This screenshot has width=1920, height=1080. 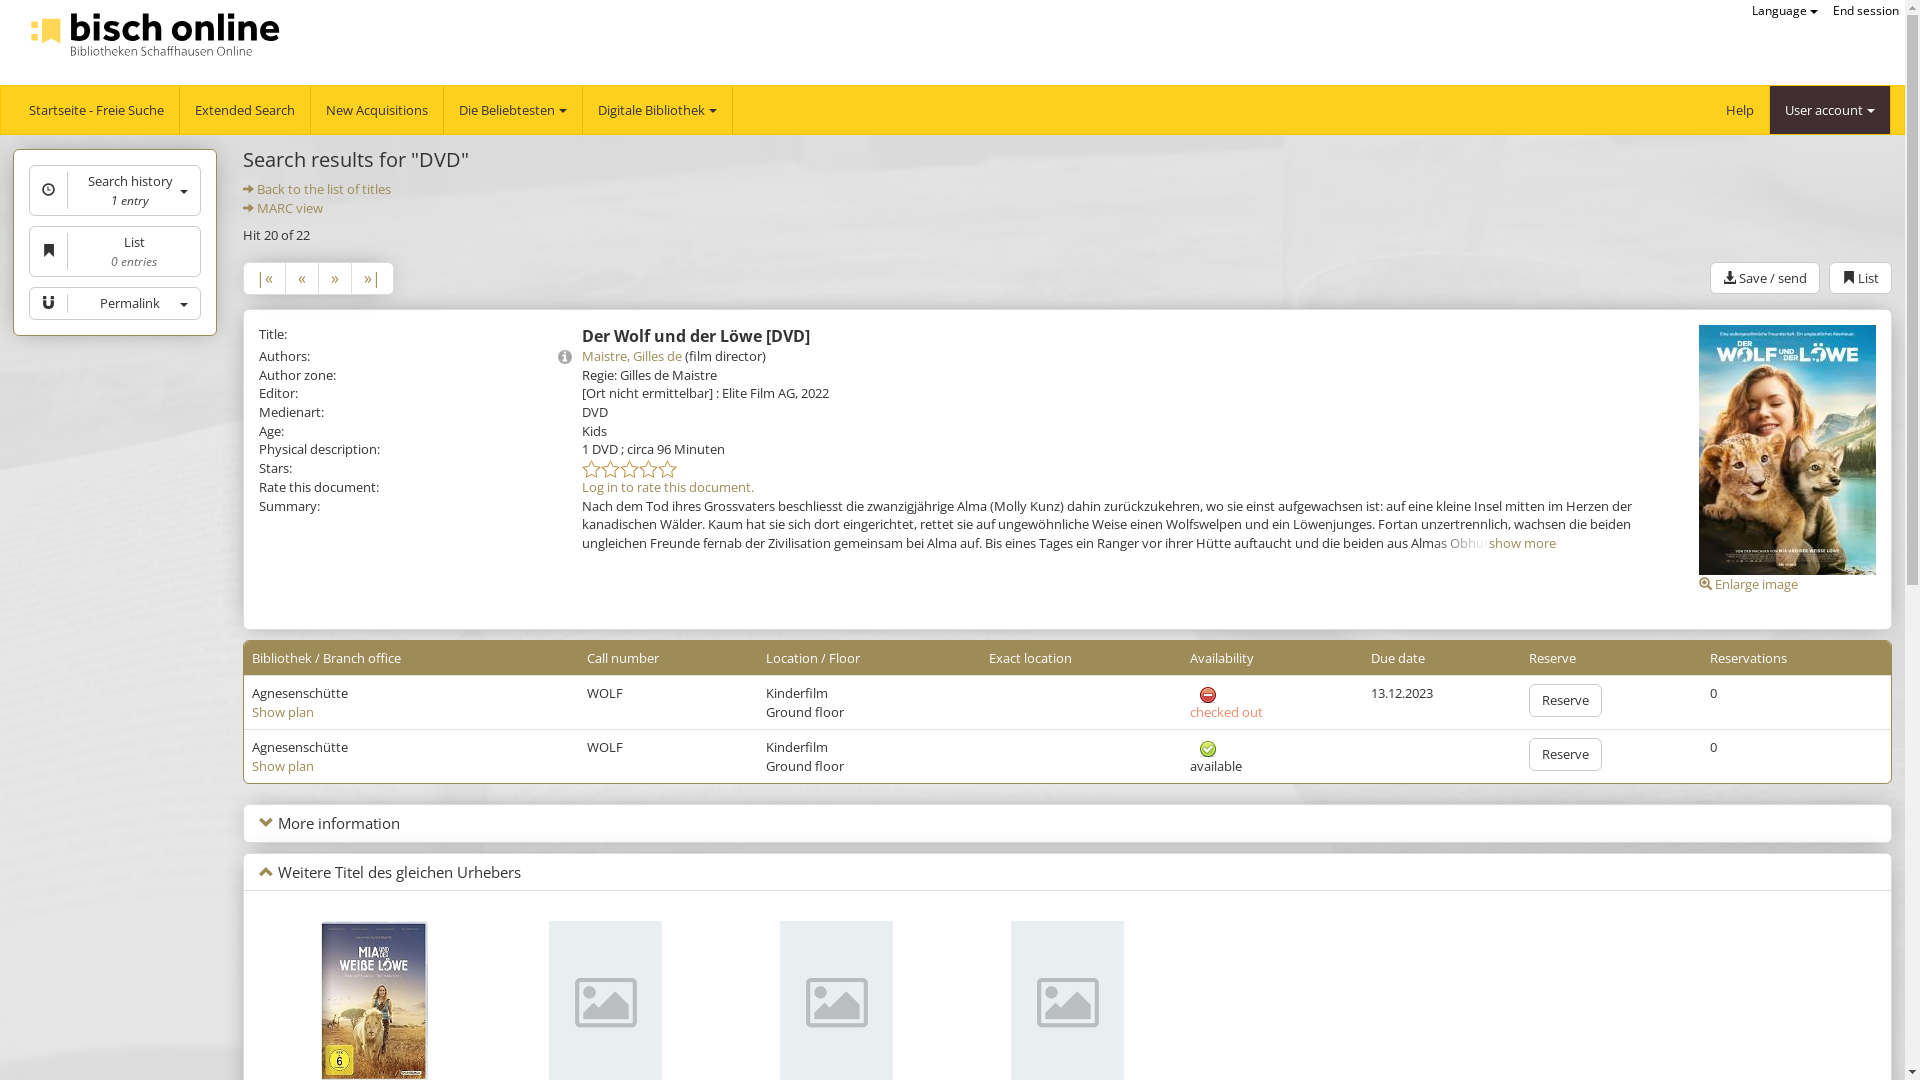 What do you see at coordinates (1488, 543) in the screenshot?
I see `'show more'` at bounding box center [1488, 543].